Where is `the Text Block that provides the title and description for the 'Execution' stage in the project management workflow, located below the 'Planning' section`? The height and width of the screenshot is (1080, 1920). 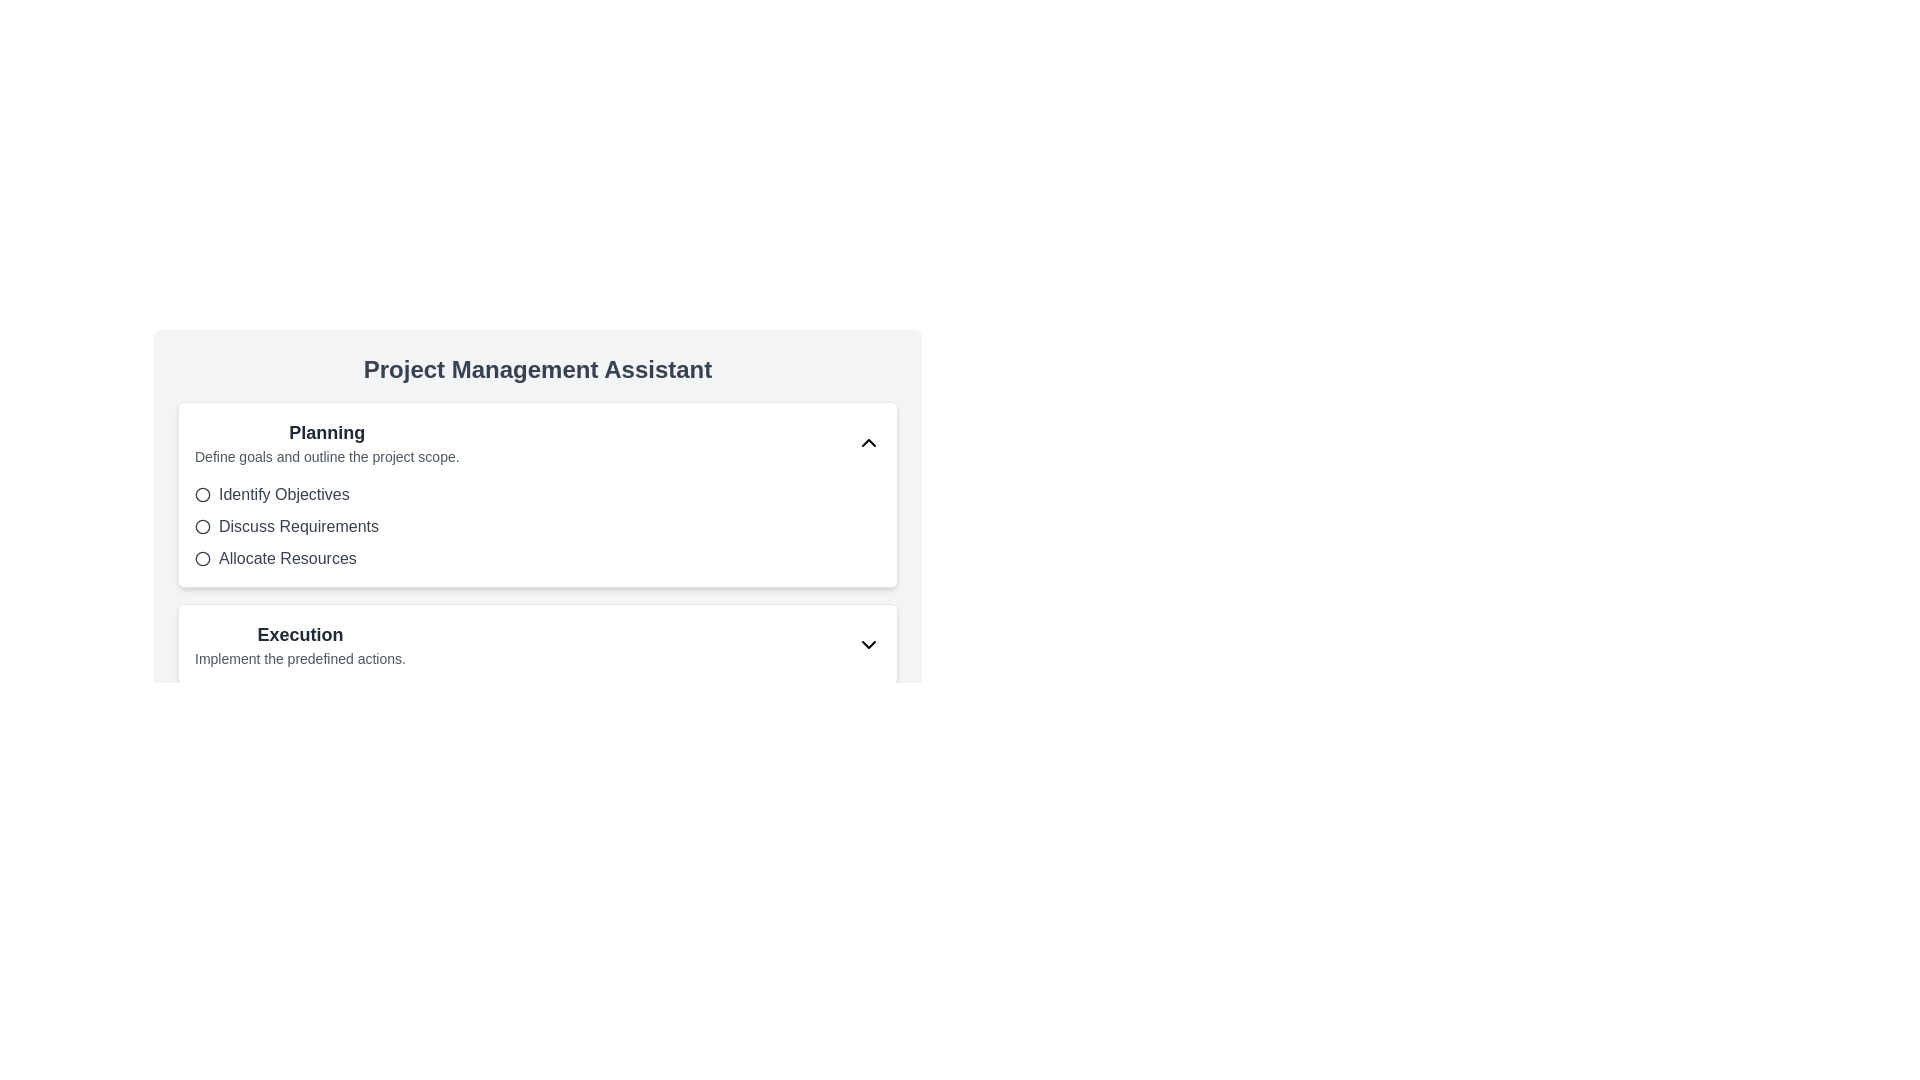
the Text Block that provides the title and description for the 'Execution' stage in the project management workflow, located below the 'Planning' section is located at coordinates (299, 644).